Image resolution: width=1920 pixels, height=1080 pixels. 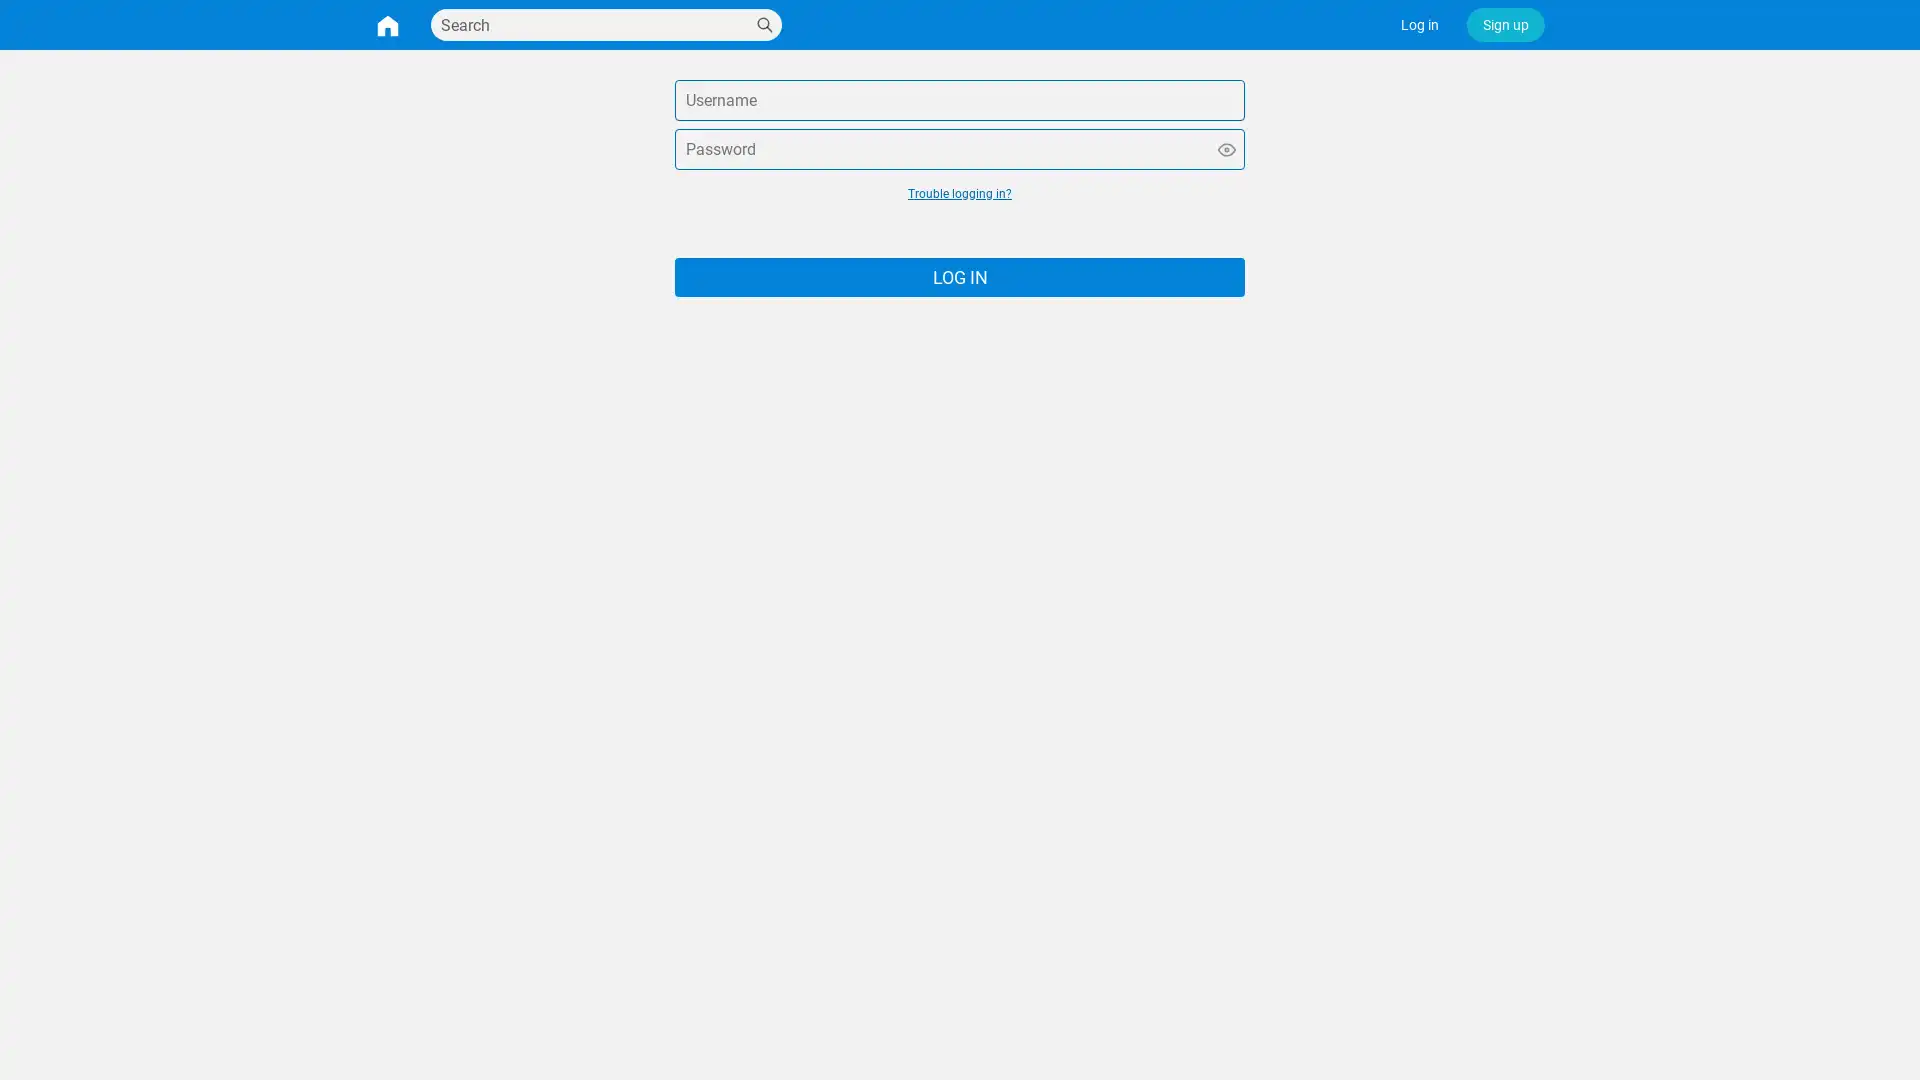 What do you see at coordinates (1226, 148) in the screenshot?
I see `Show password` at bounding box center [1226, 148].